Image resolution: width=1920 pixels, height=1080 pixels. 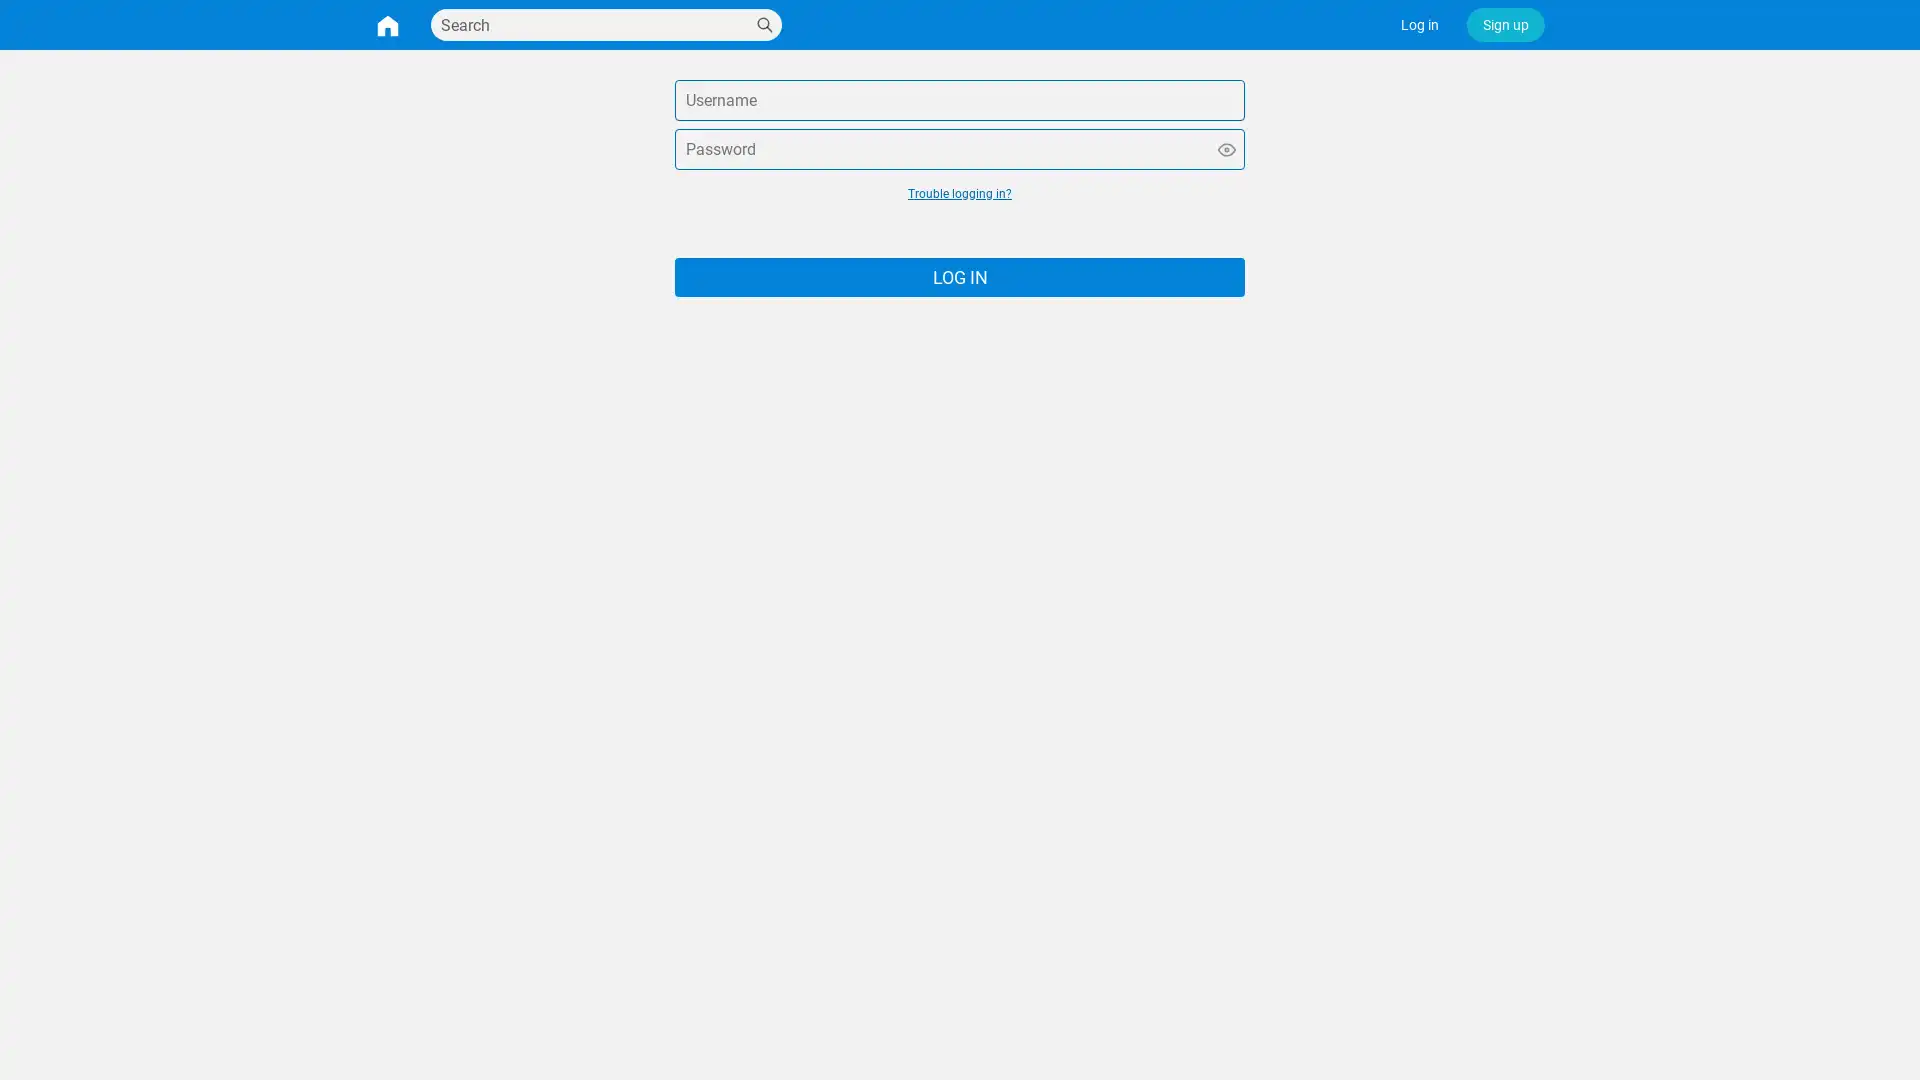 What do you see at coordinates (1226, 148) in the screenshot?
I see `Show password` at bounding box center [1226, 148].